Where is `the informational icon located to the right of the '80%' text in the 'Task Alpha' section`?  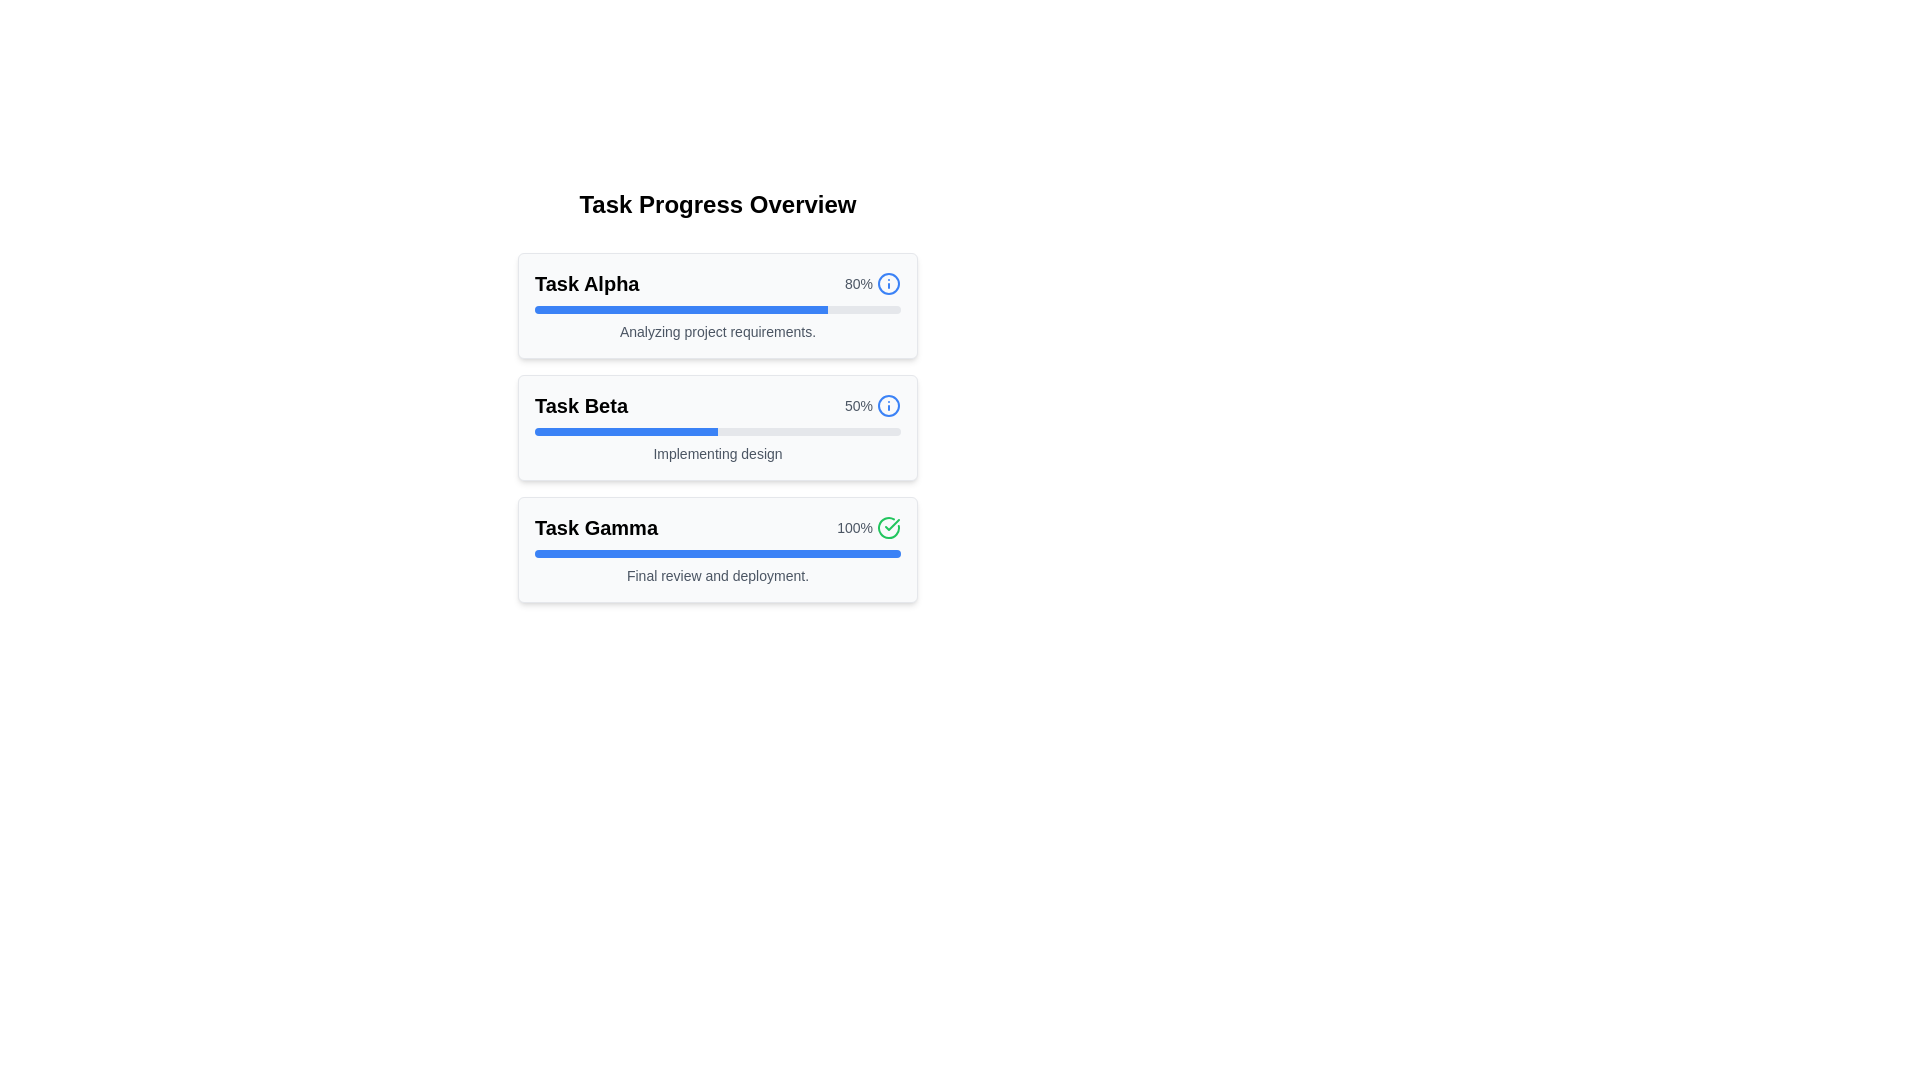 the informational icon located to the right of the '80%' text in the 'Task Alpha' section is located at coordinates (887, 284).